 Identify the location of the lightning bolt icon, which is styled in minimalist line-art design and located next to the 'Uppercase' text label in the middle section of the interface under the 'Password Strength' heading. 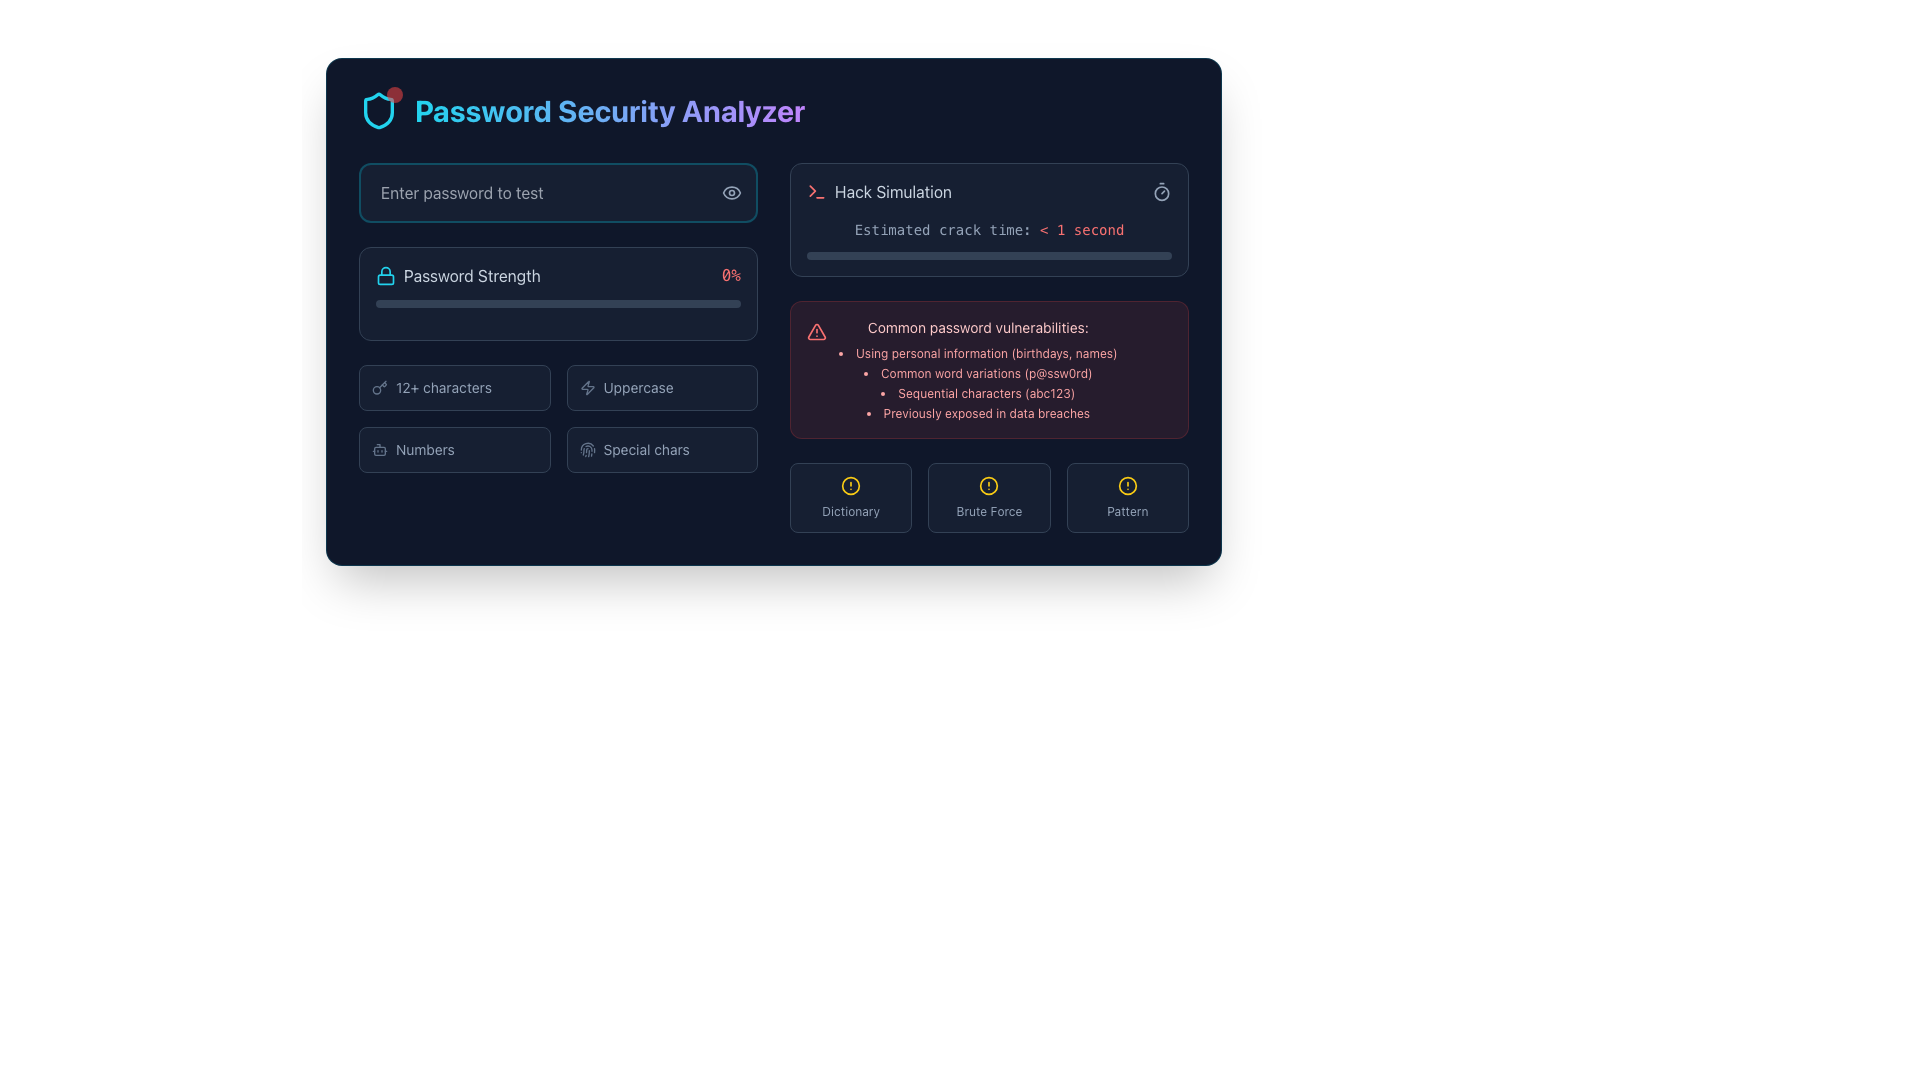
(586, 388).